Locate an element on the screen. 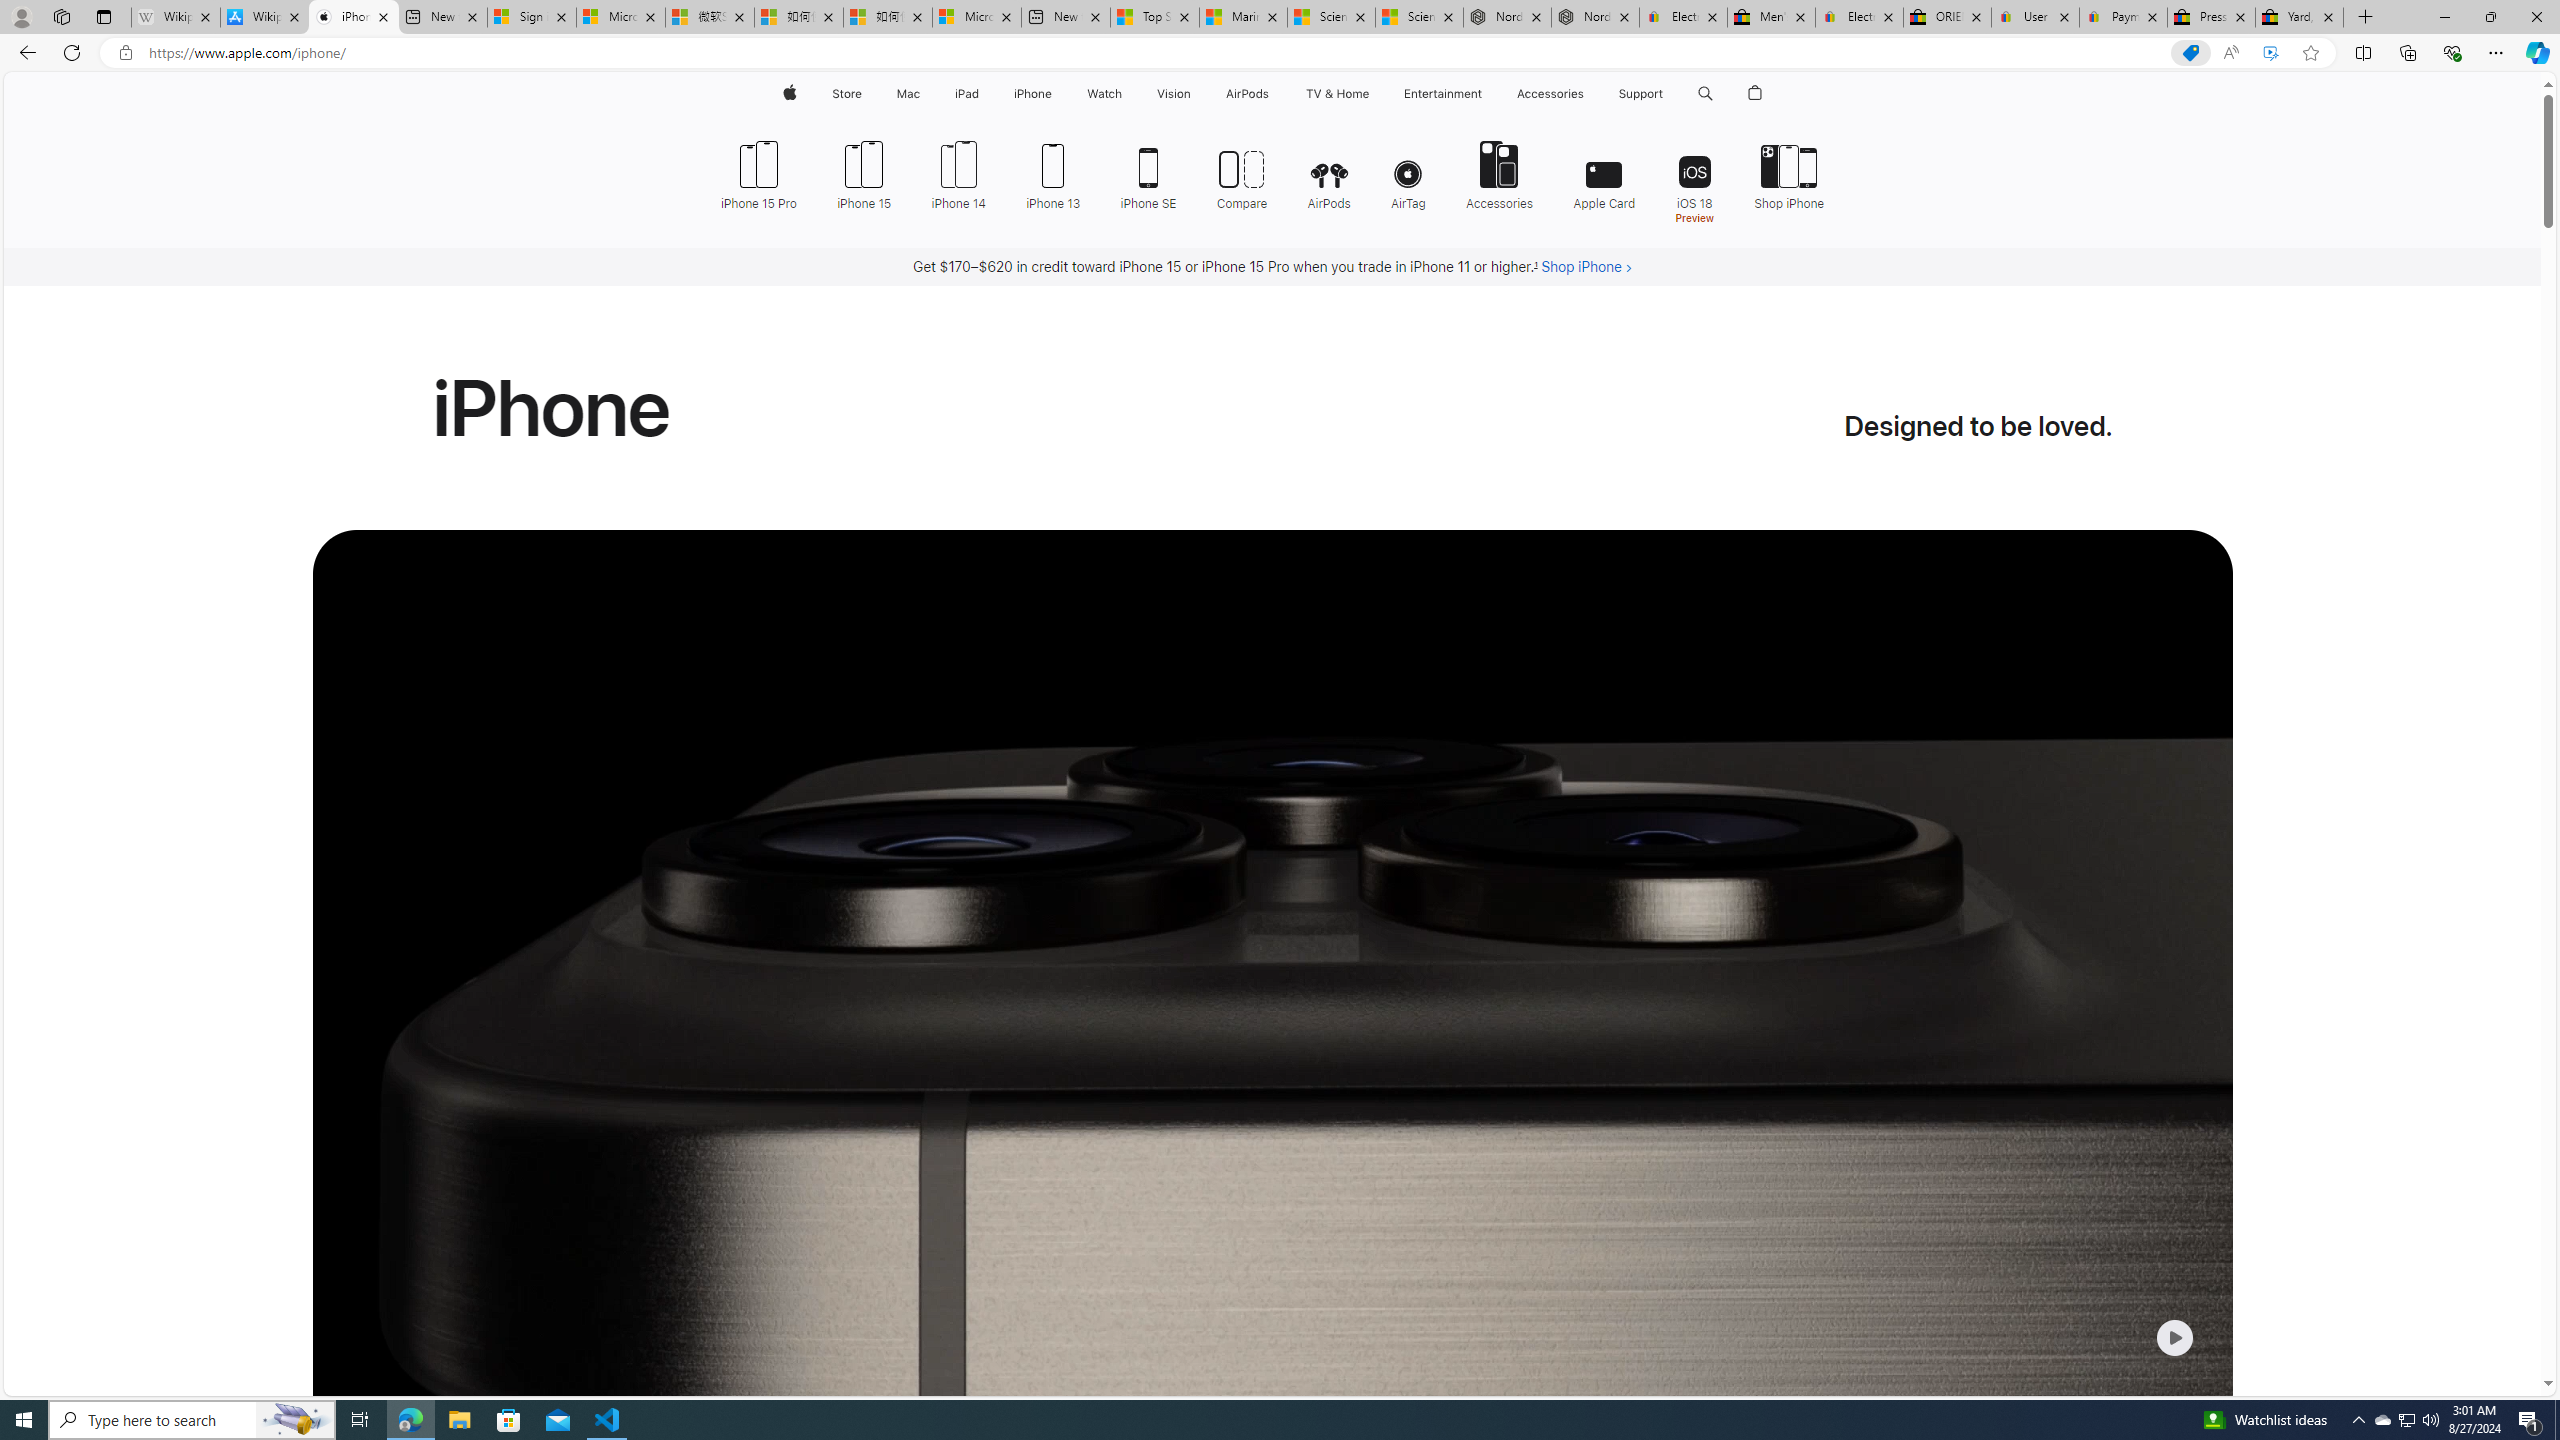 The height and width of the screenshot is (1440, 2560). 'Class: control-centered-small-icon' is located at coordinates (2173, 1336).